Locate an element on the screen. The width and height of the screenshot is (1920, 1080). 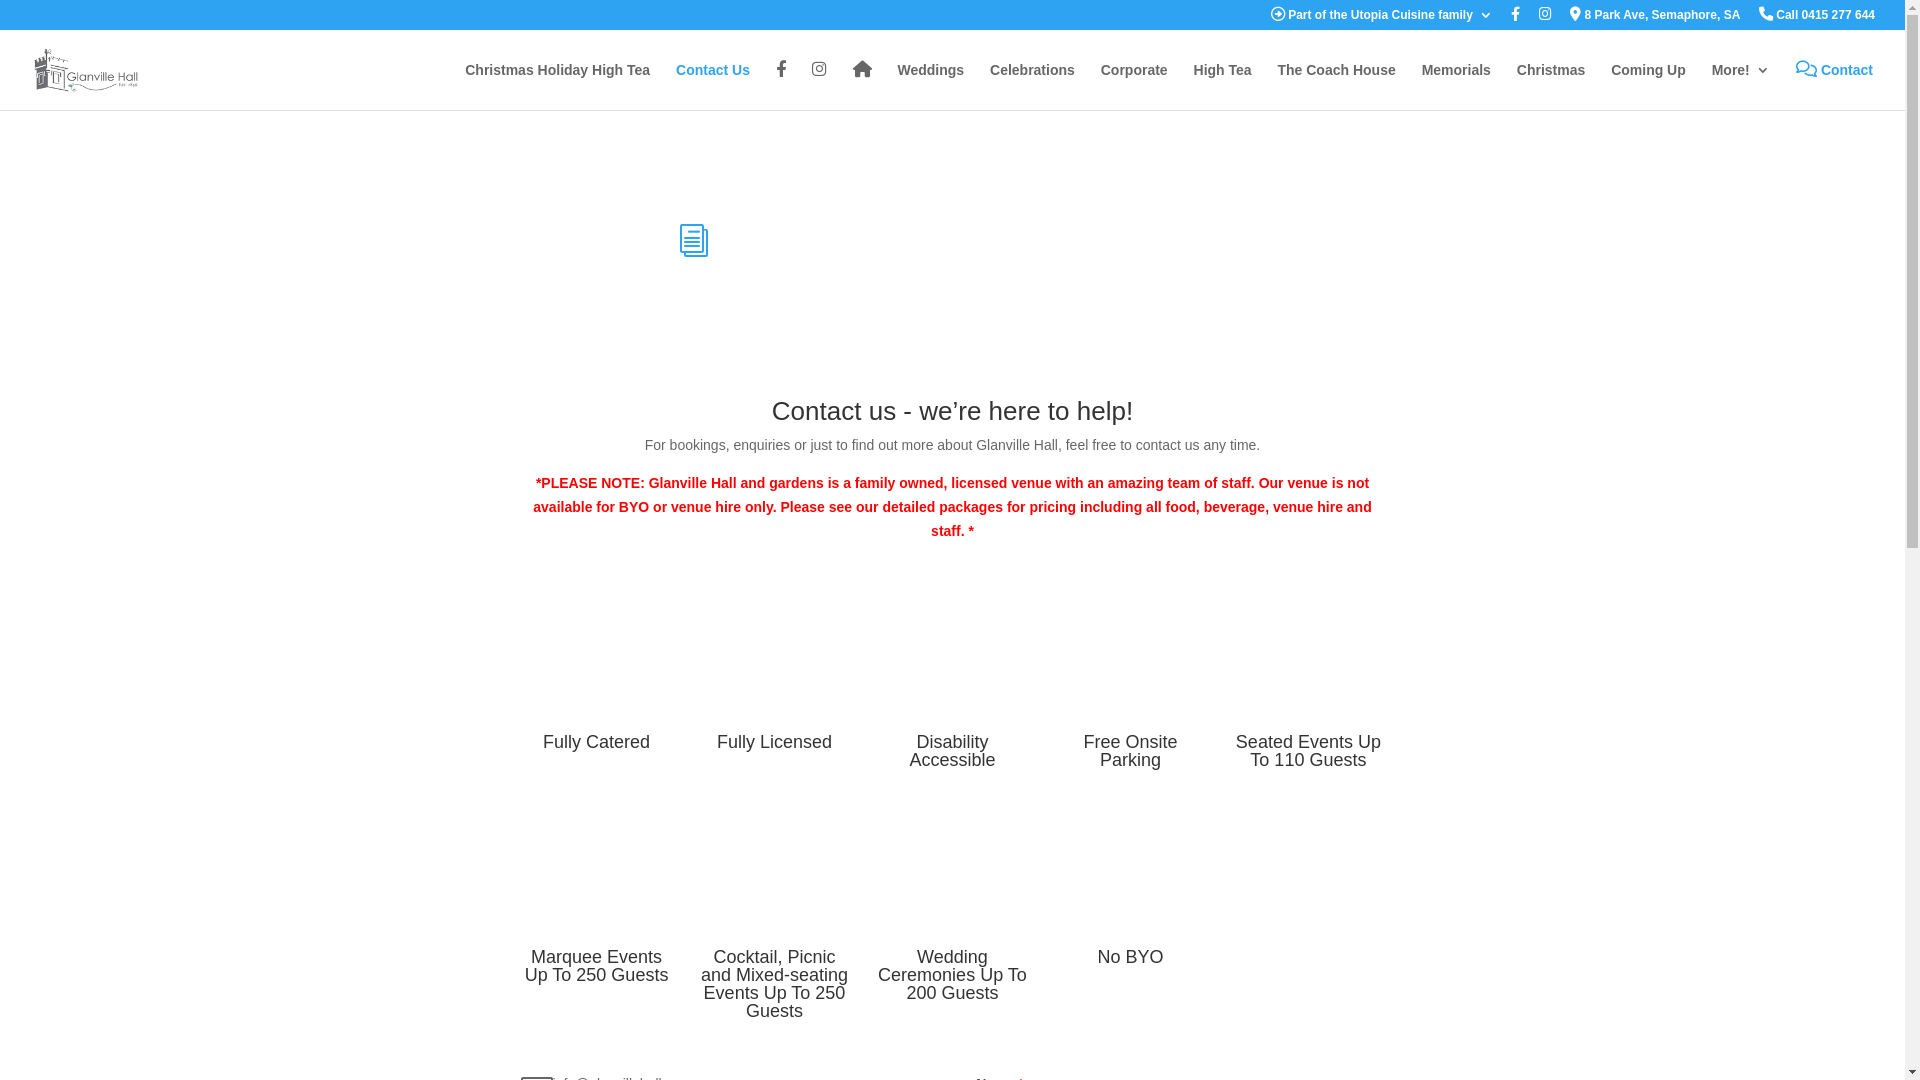
'The Coach House' is located at coordinates (1335, 85).